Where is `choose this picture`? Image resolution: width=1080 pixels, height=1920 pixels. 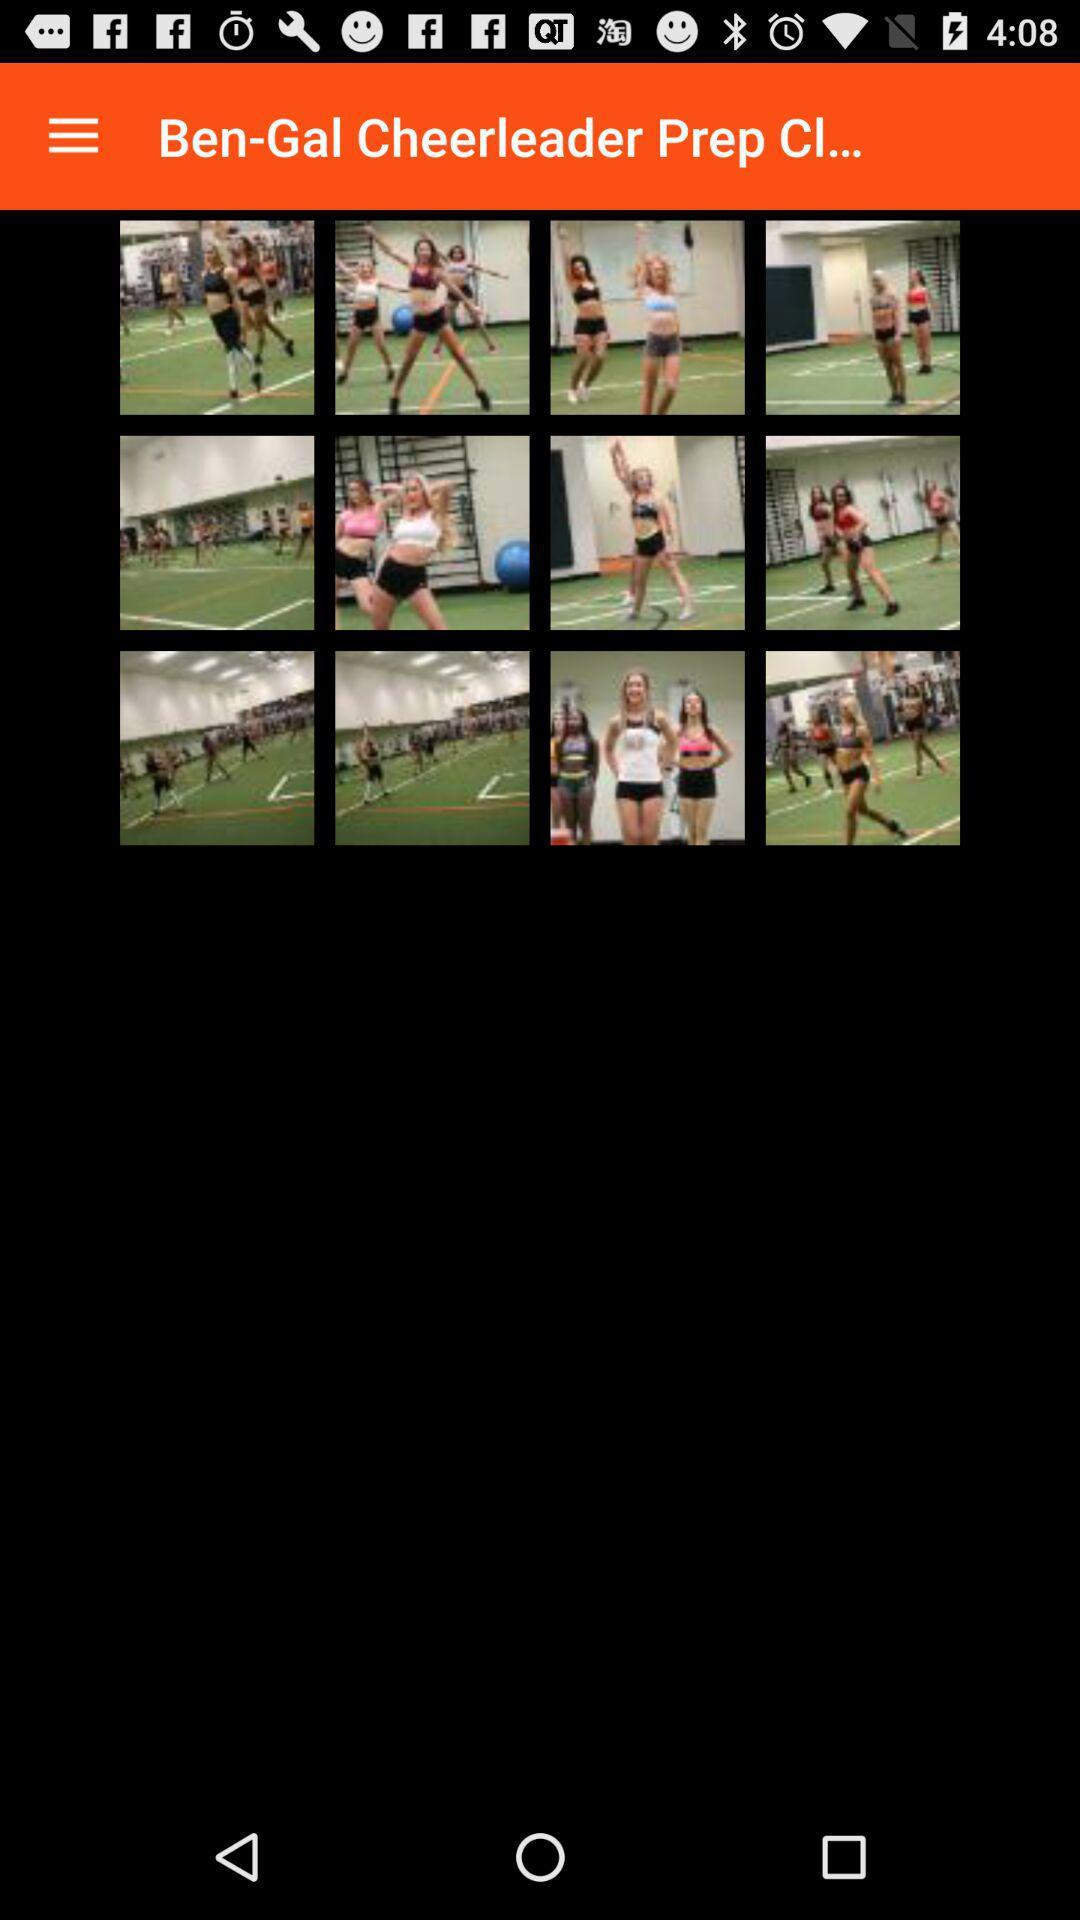
choose this picture is located at coordinates (861, 532).